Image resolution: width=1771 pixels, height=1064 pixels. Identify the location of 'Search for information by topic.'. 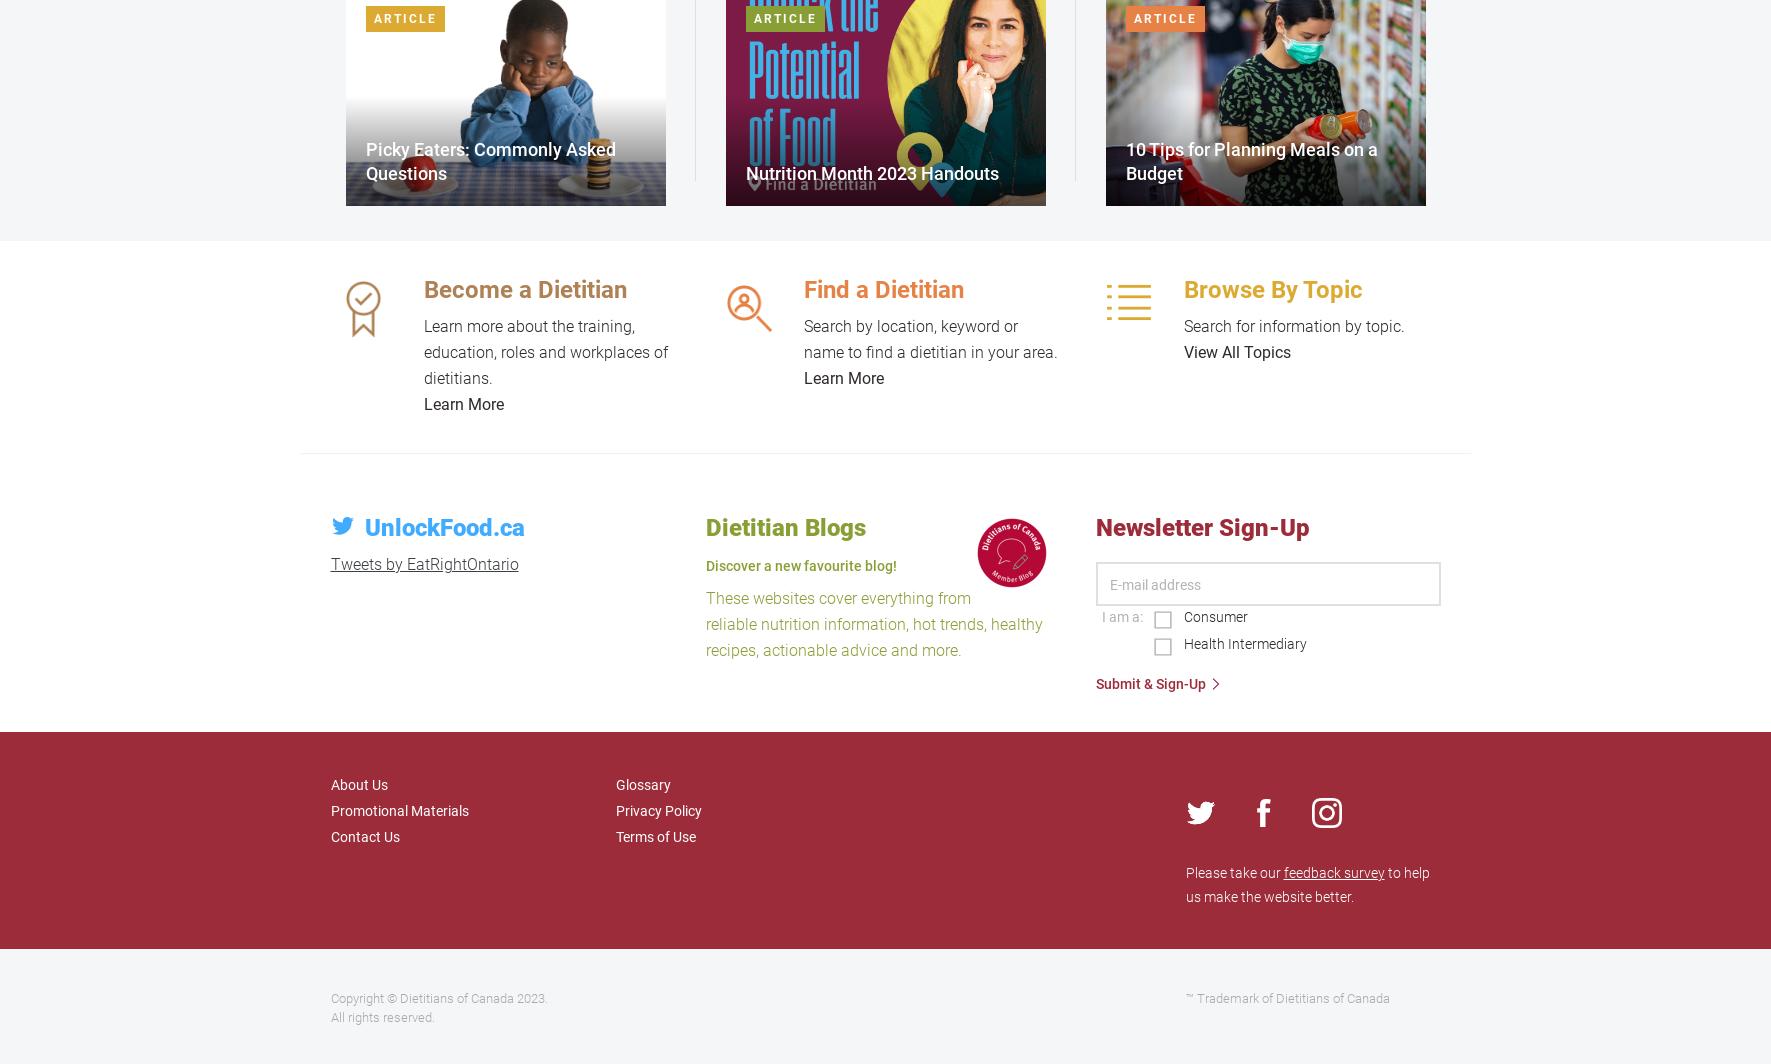
(1183, 326).